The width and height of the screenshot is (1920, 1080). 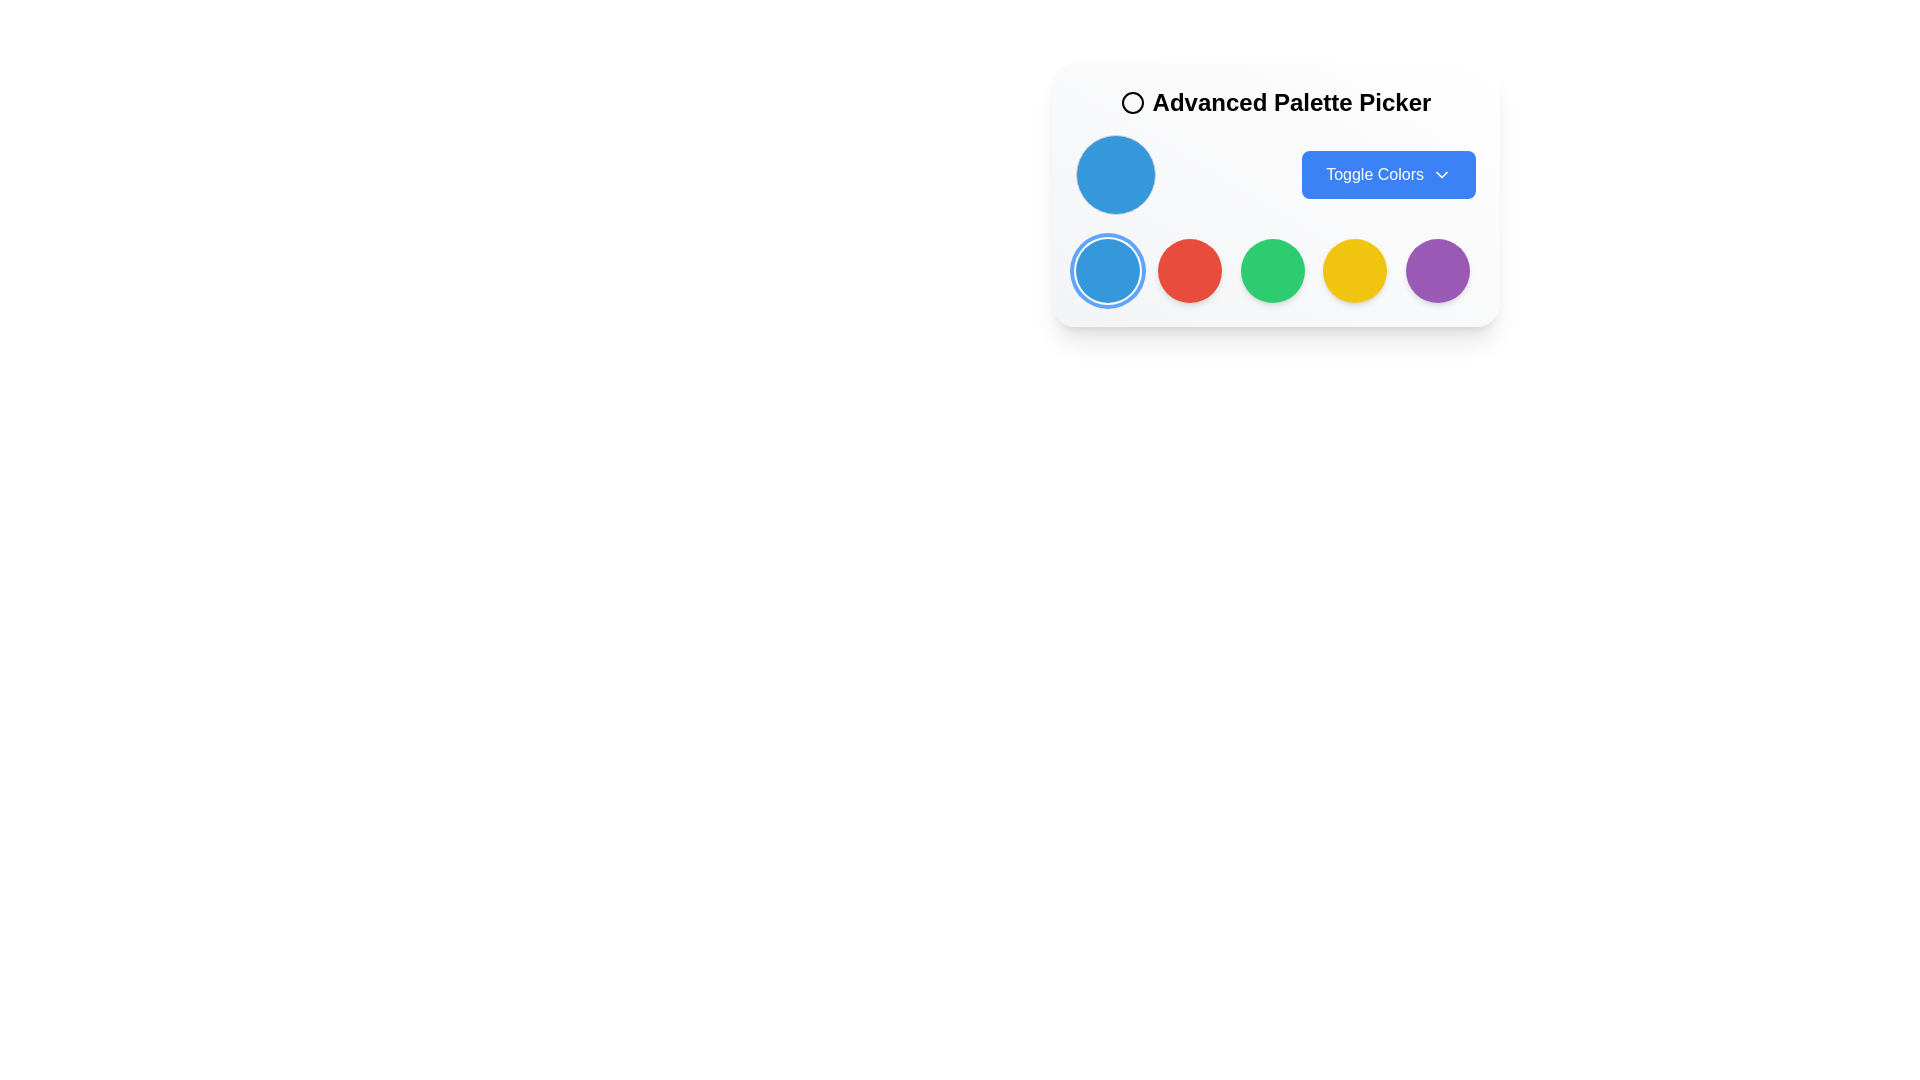 I want to click on the second circle in the color selection palette under the 'Advanced Palette Picker', so click(x=1190, y=270).